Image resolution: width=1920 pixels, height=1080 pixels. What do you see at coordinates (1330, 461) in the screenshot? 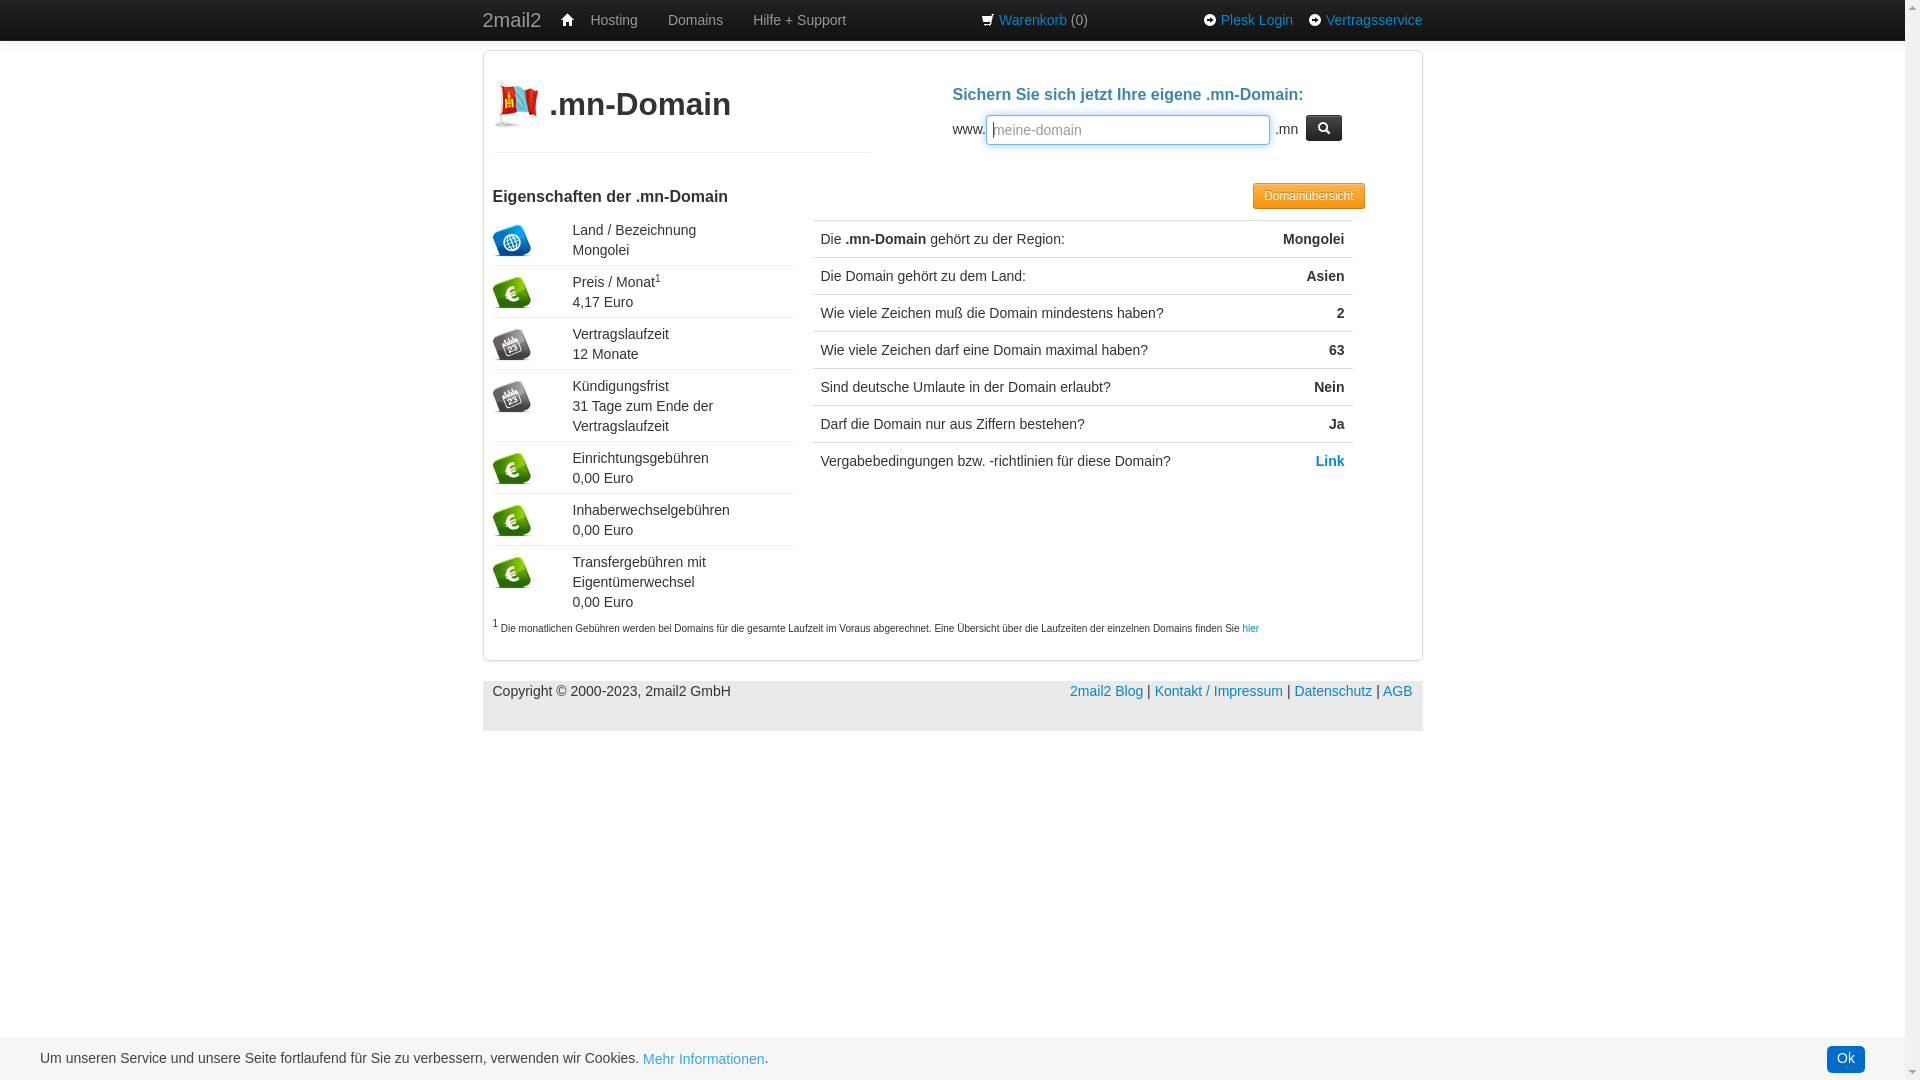
I see `'Link'` at bounding box center [1330, 461].